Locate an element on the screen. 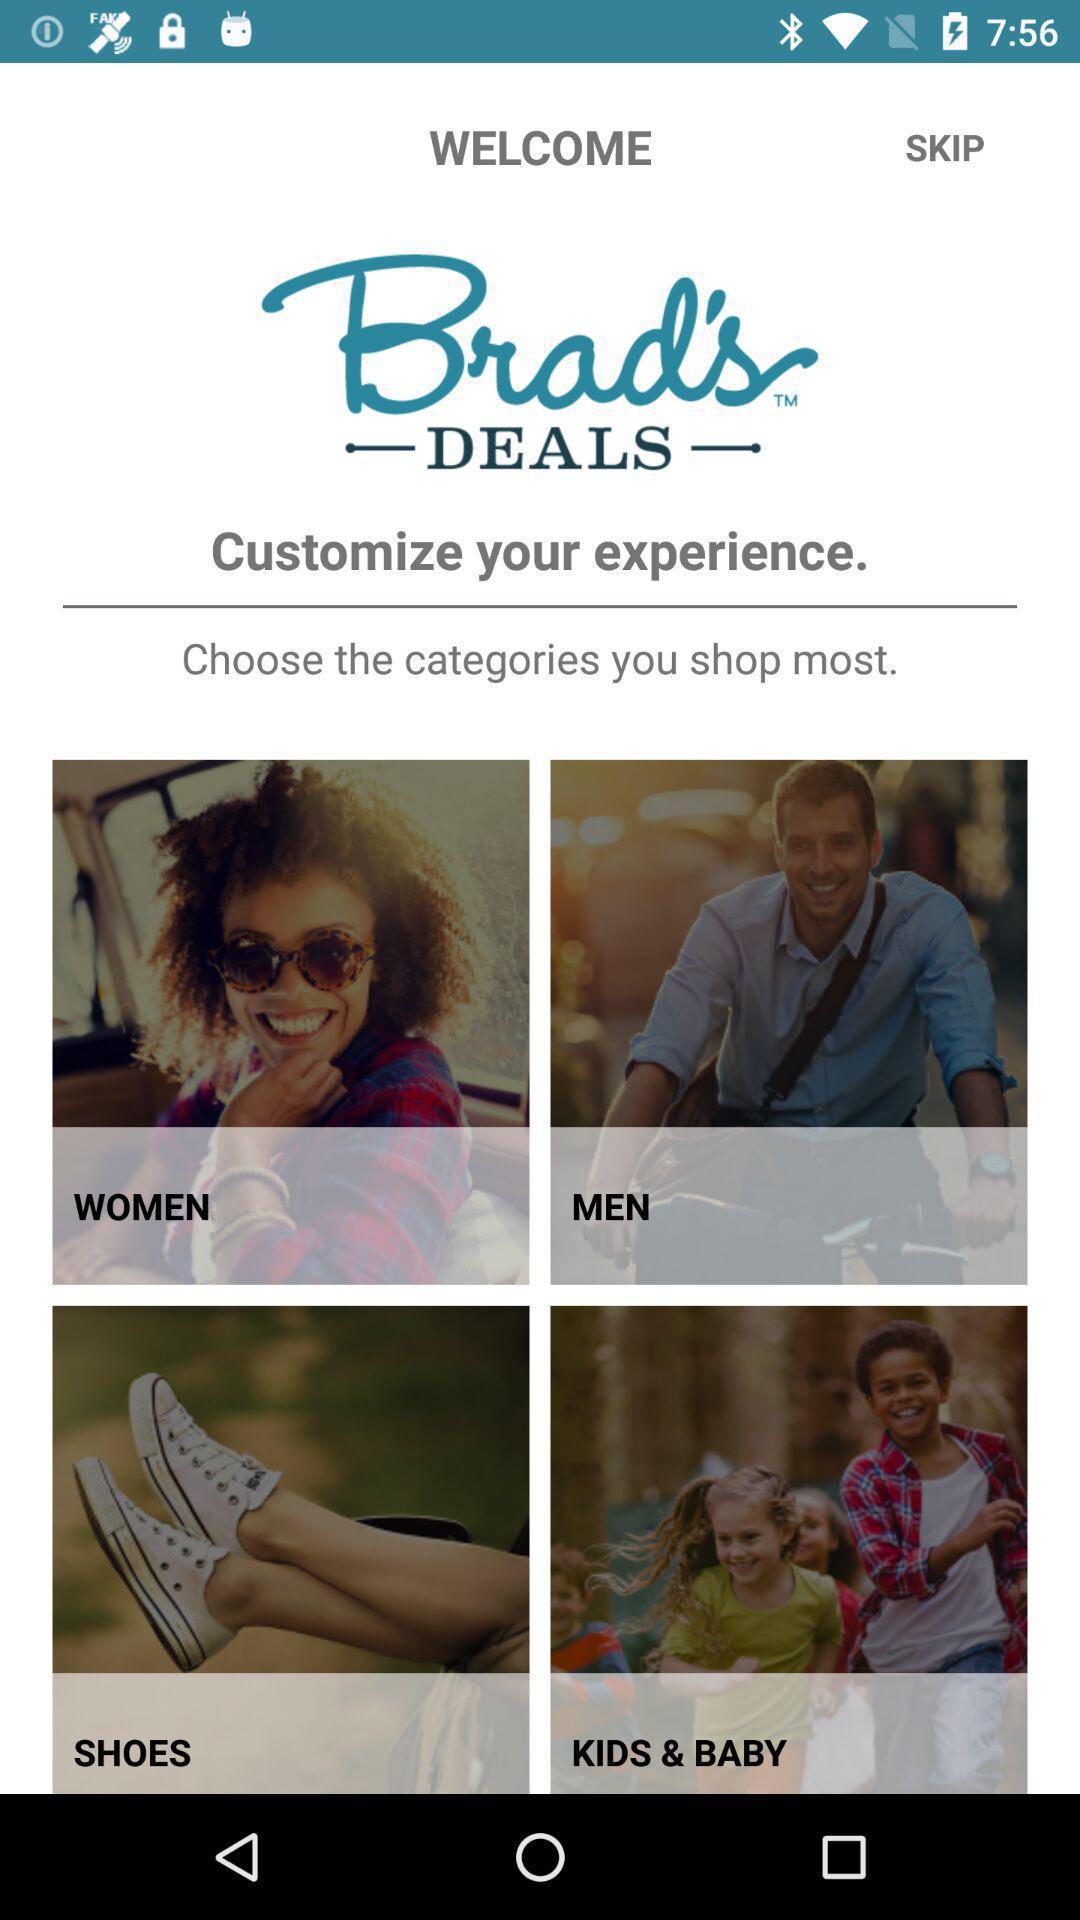 The width and height of the screenshot is (1080, 1920). the fourth category is located at coordinates (788, 1549).